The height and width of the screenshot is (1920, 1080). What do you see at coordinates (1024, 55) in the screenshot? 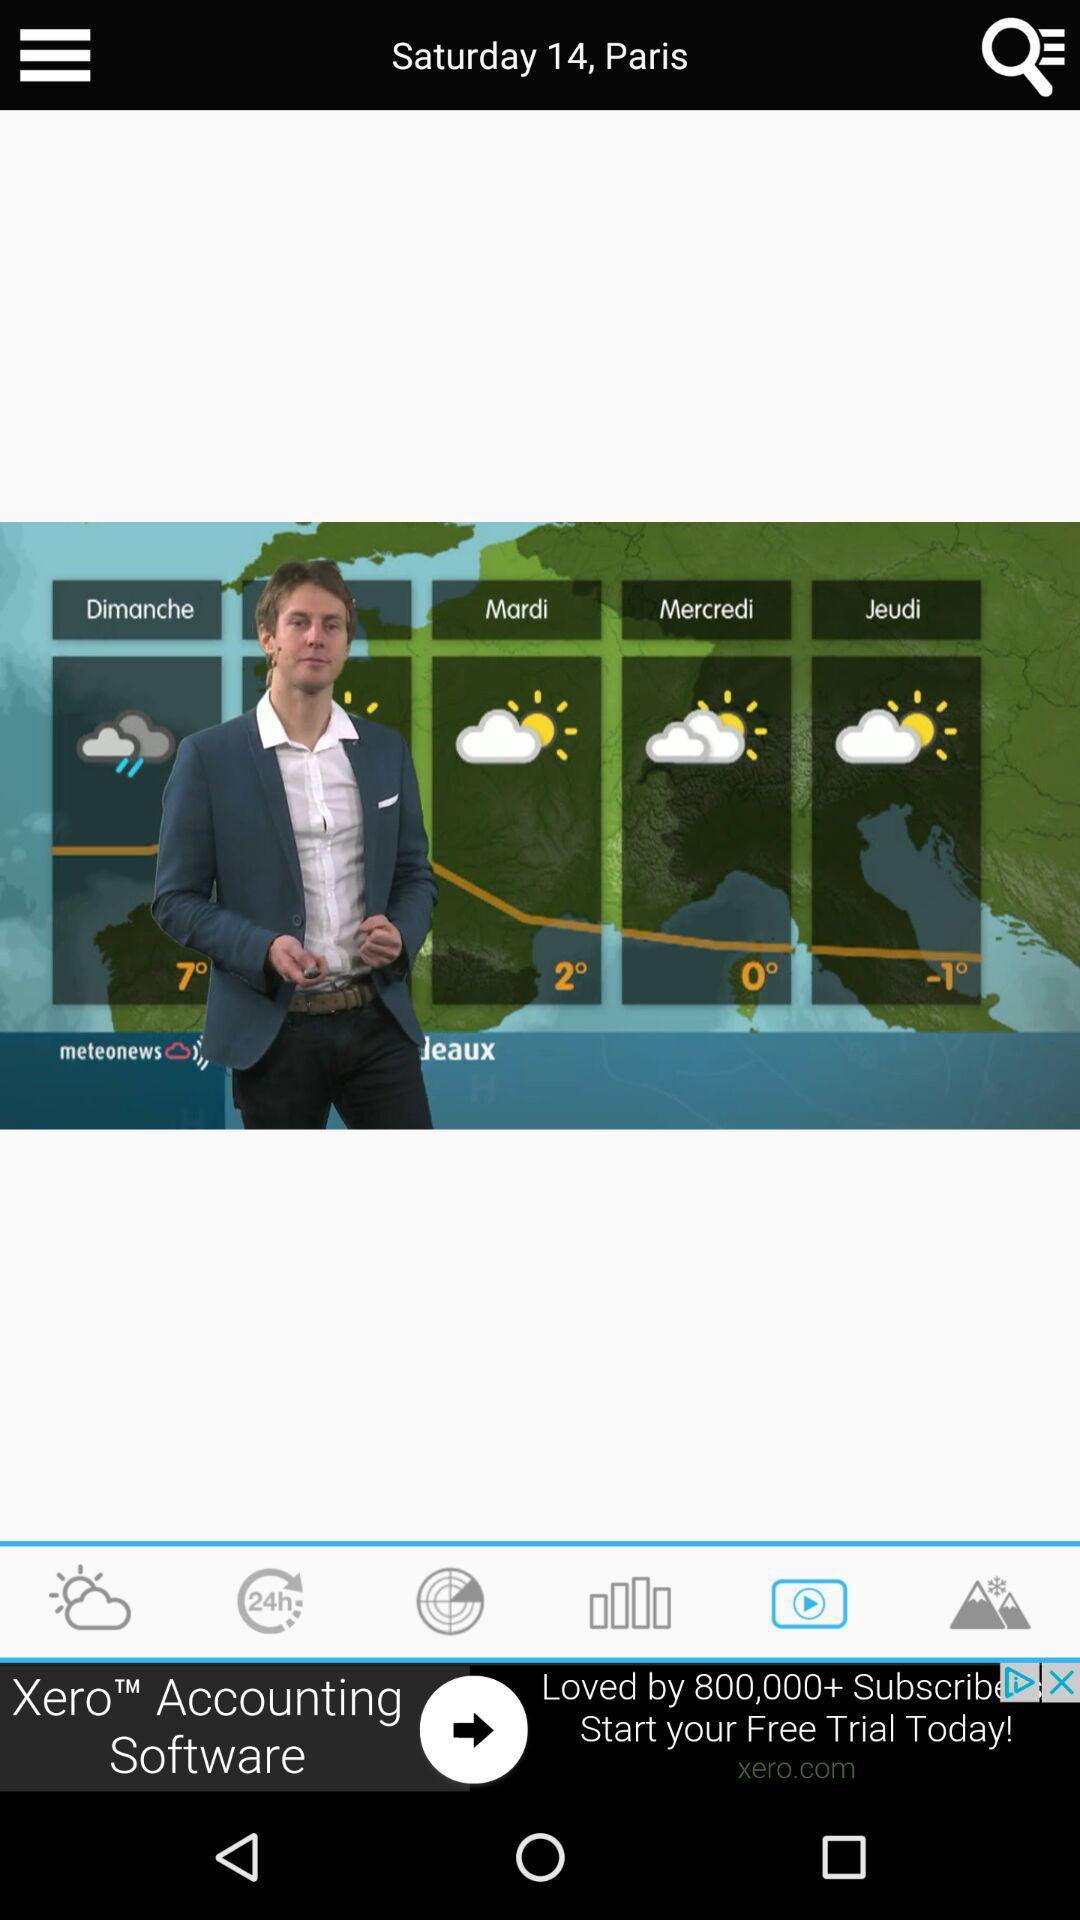
I see `search button` at bounding box center [1024, 55].